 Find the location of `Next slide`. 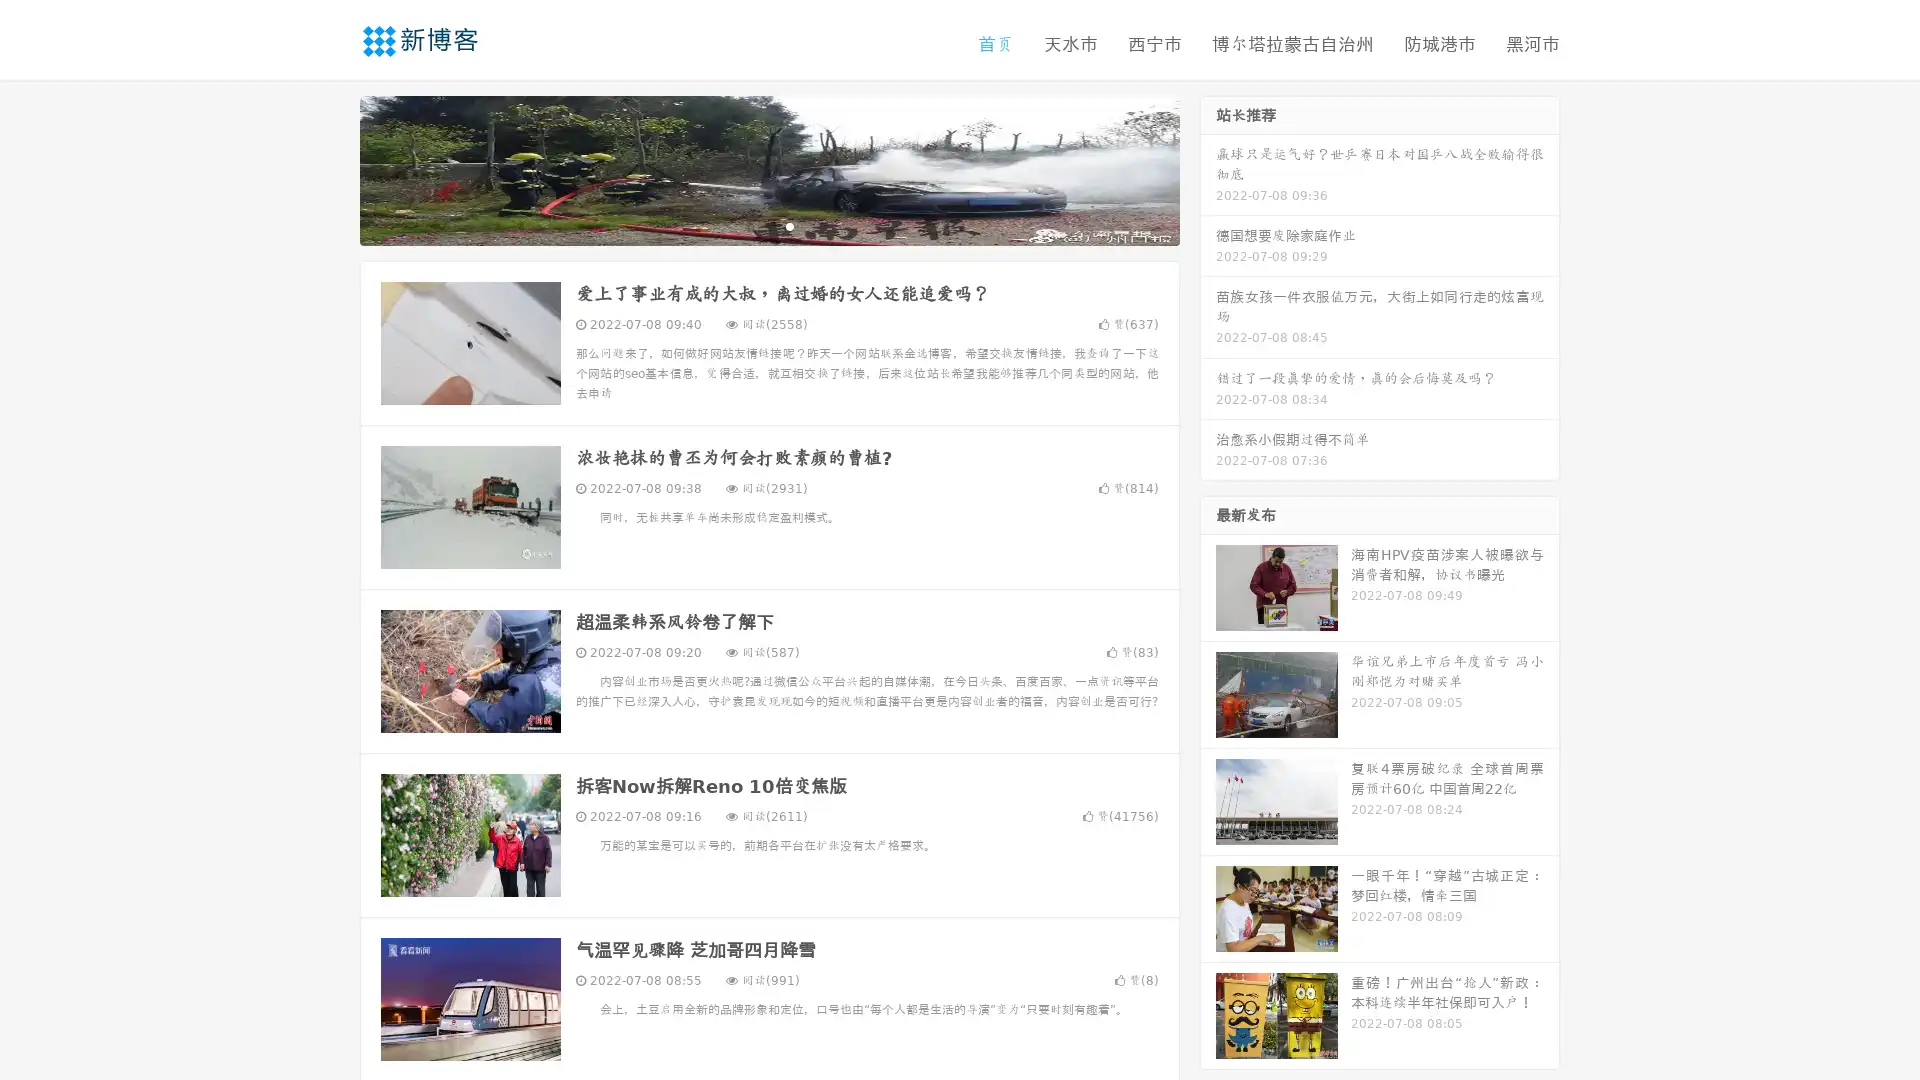

Next slide is located at coordinates (1208, 168).